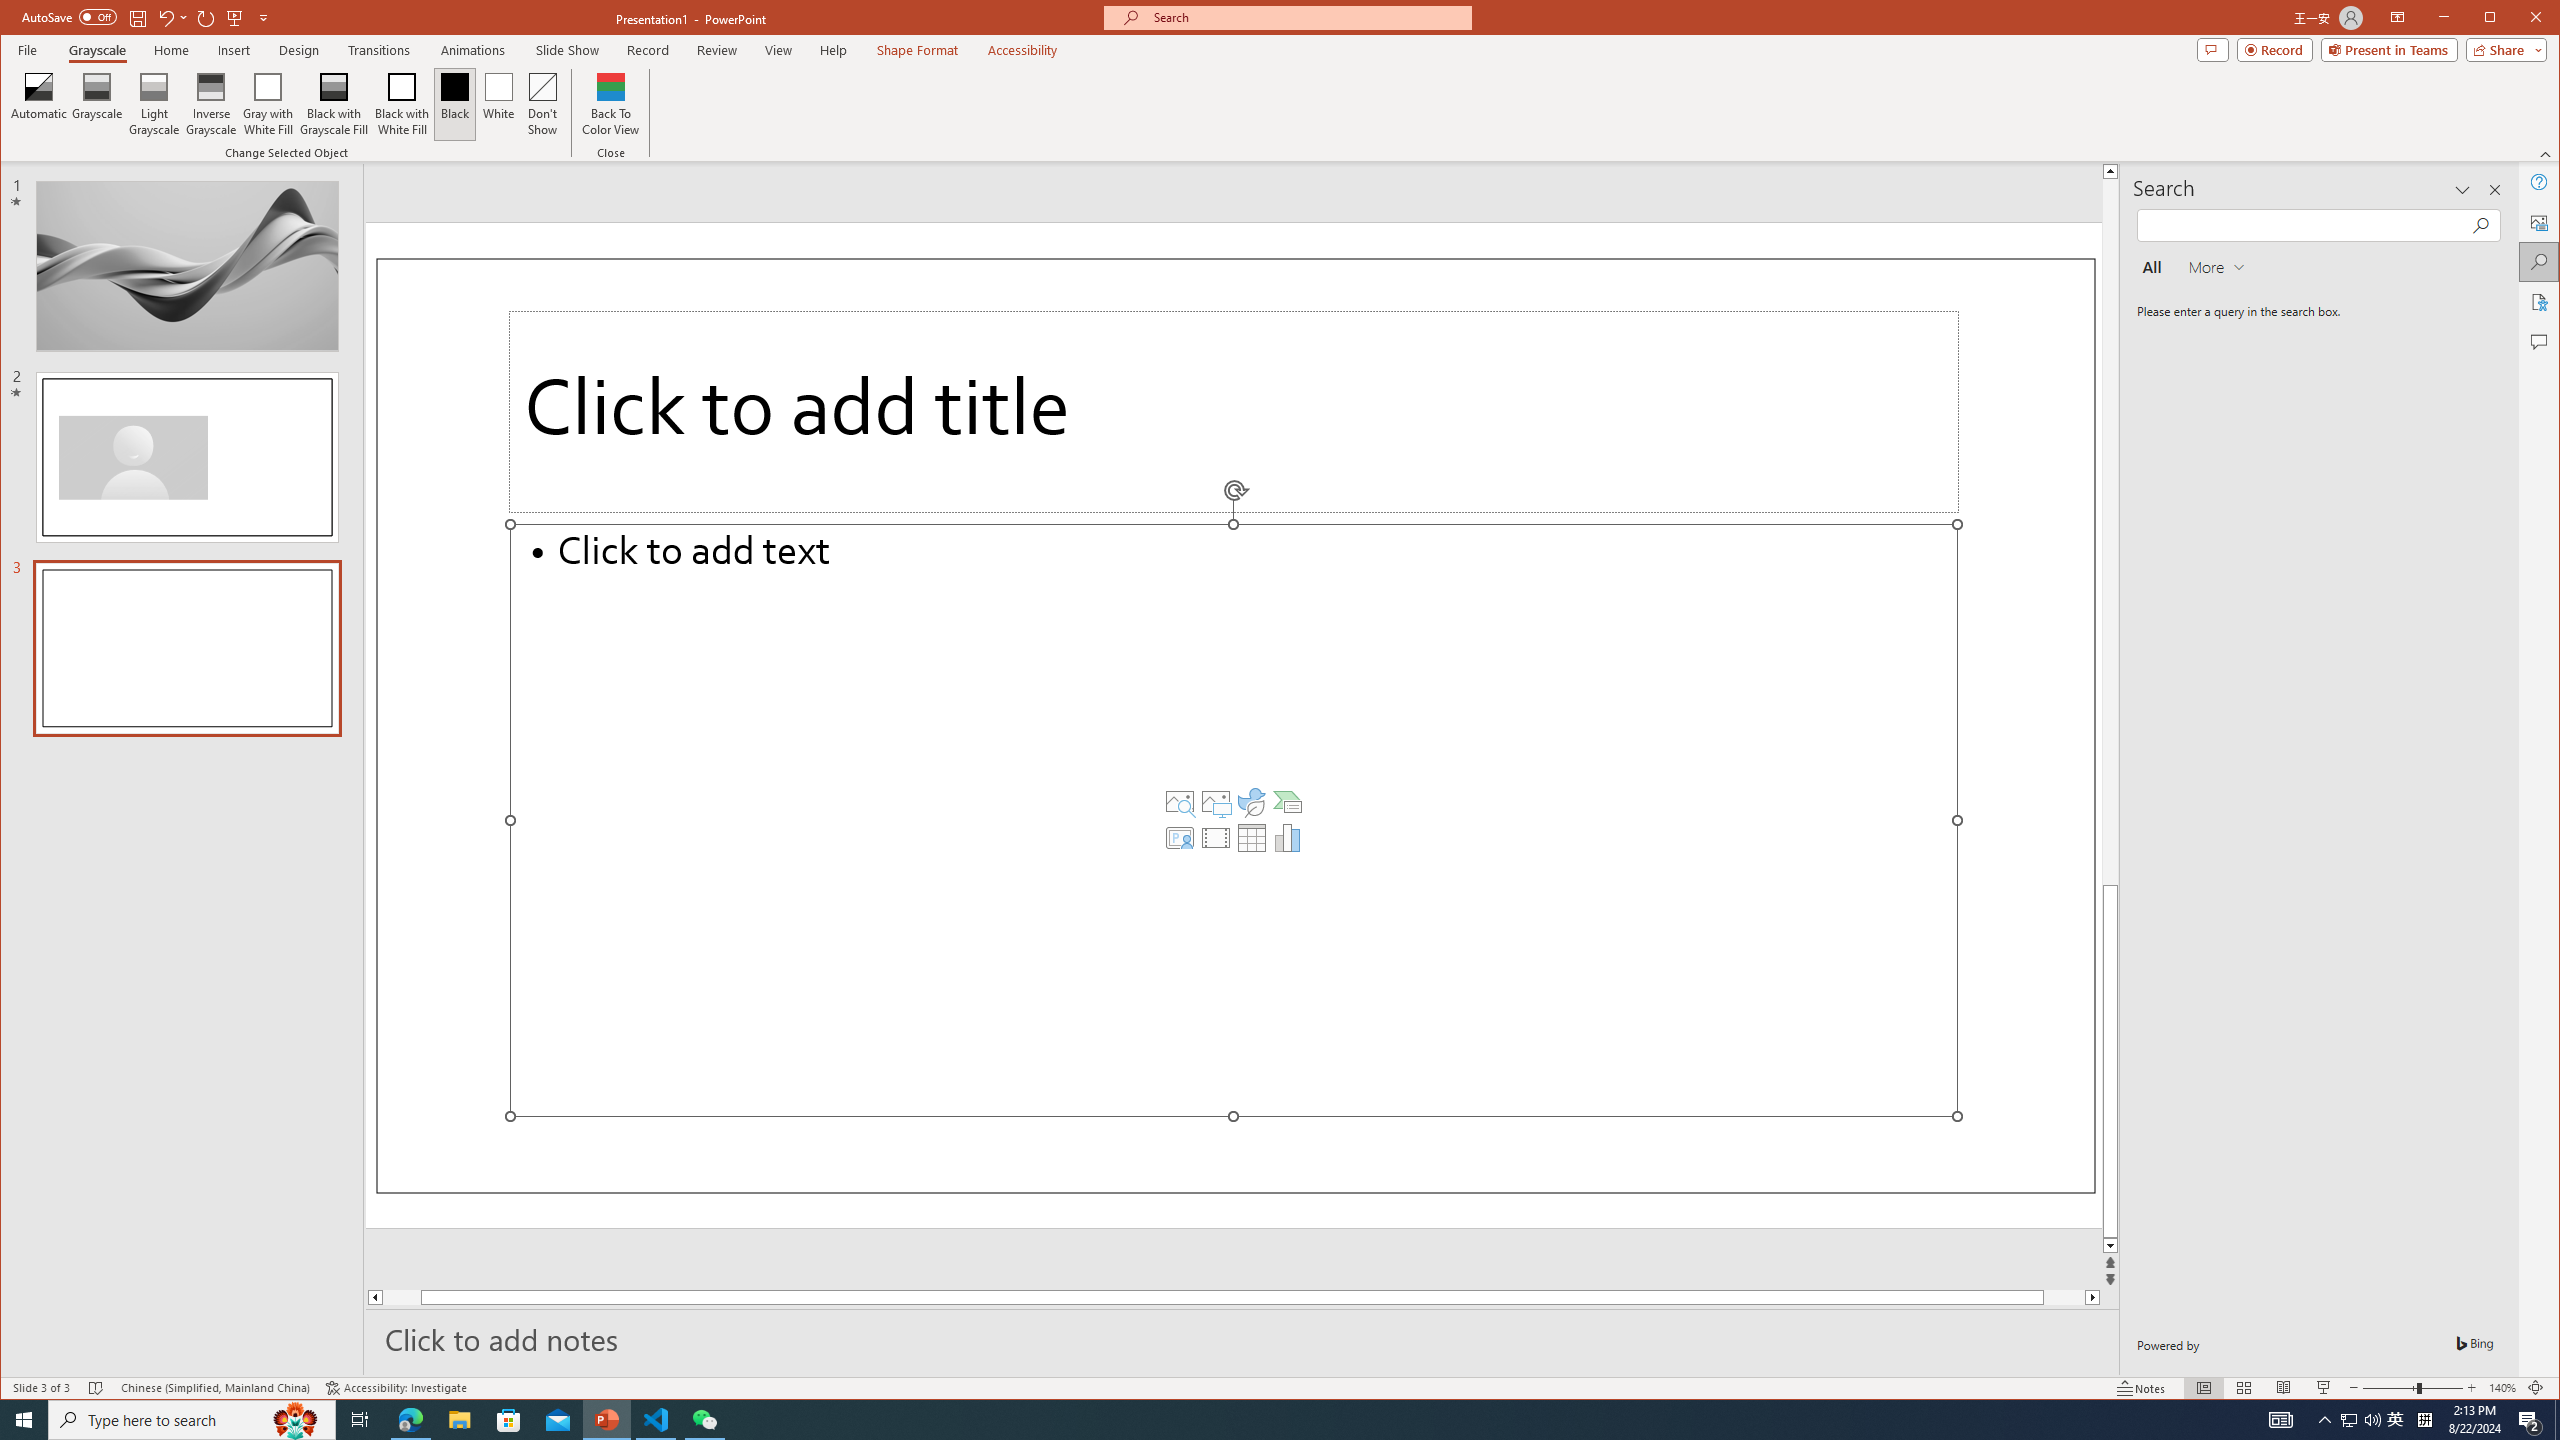 Image resolution: width=2560 pixels, height=1440 pixels. What do you see at coordinates (395, 1387) in the screenshot?
I see `'Accessibility Checker Accessibility: Investigate'` at bounding box center [395, 1387].